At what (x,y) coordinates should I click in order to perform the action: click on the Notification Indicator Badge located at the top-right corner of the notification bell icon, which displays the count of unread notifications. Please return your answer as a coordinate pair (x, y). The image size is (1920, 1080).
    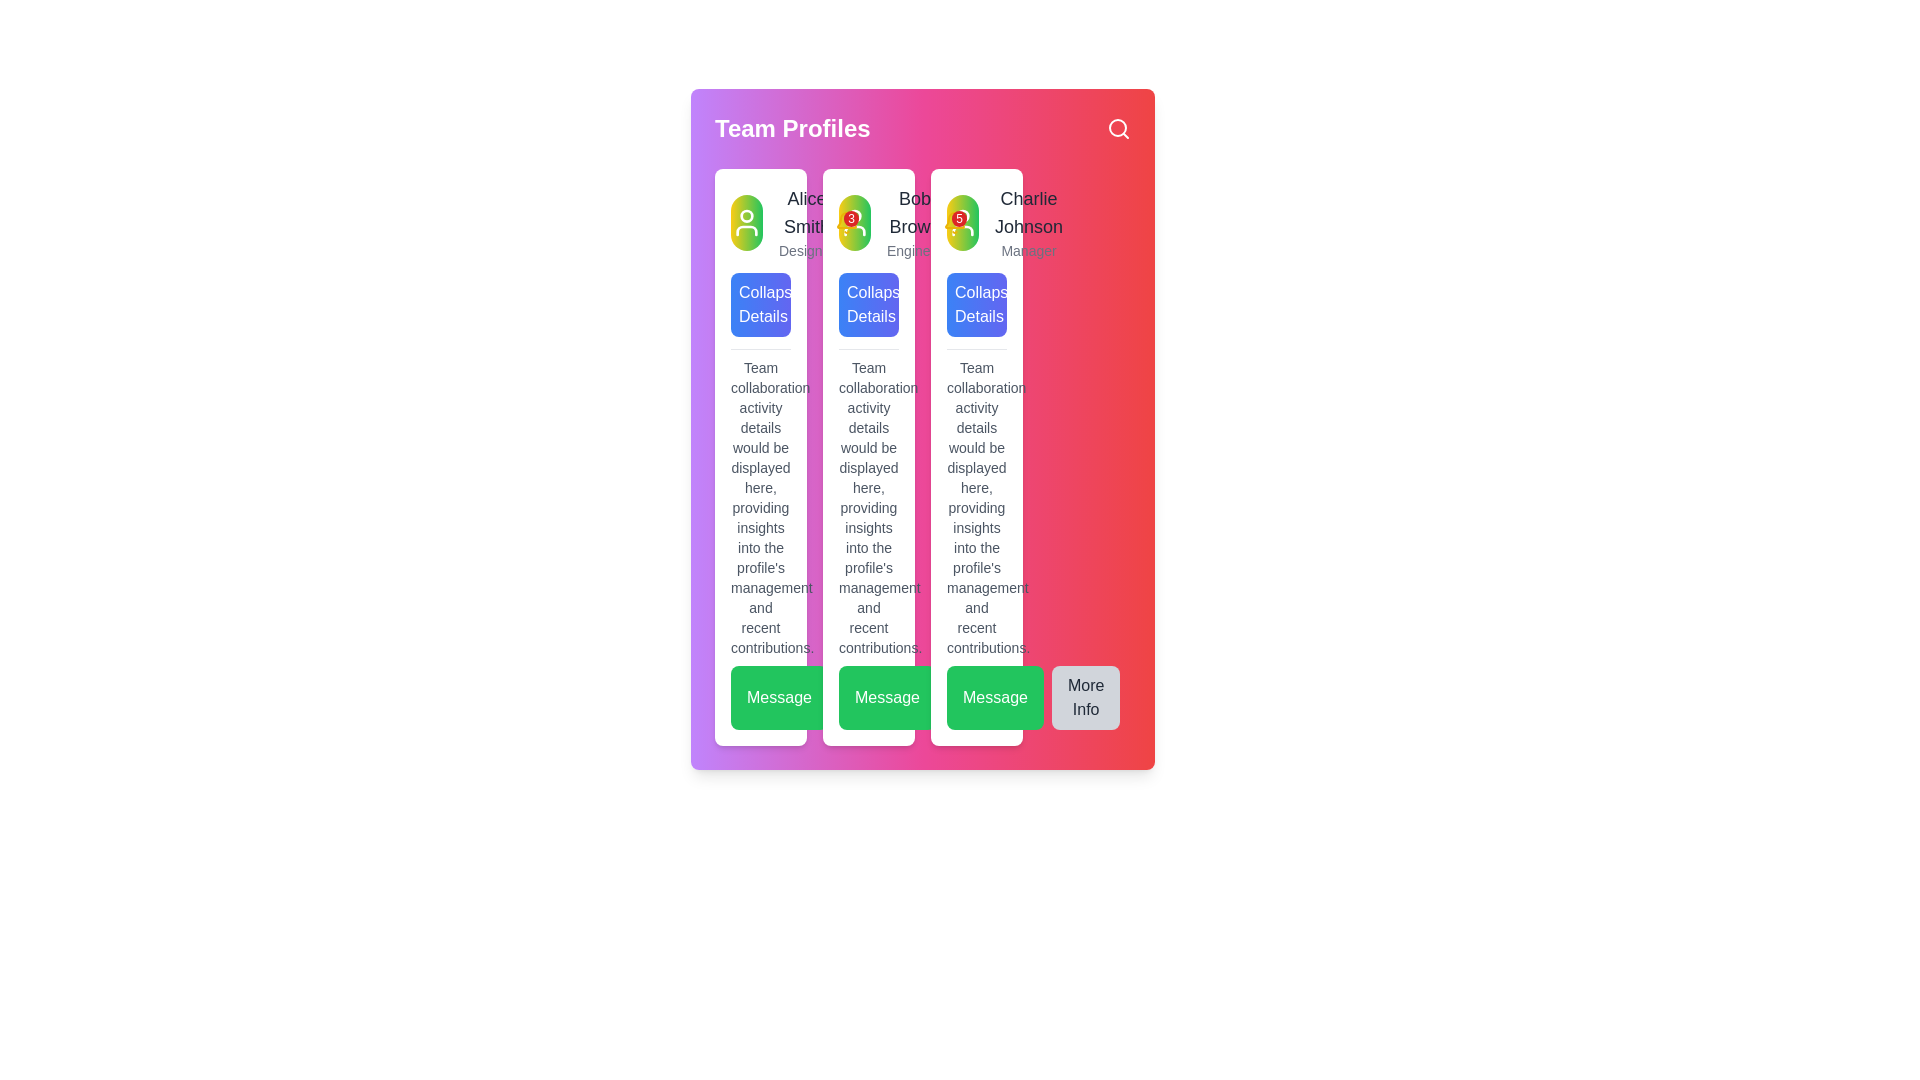
    Looking at the image, I should click on (958, 219).